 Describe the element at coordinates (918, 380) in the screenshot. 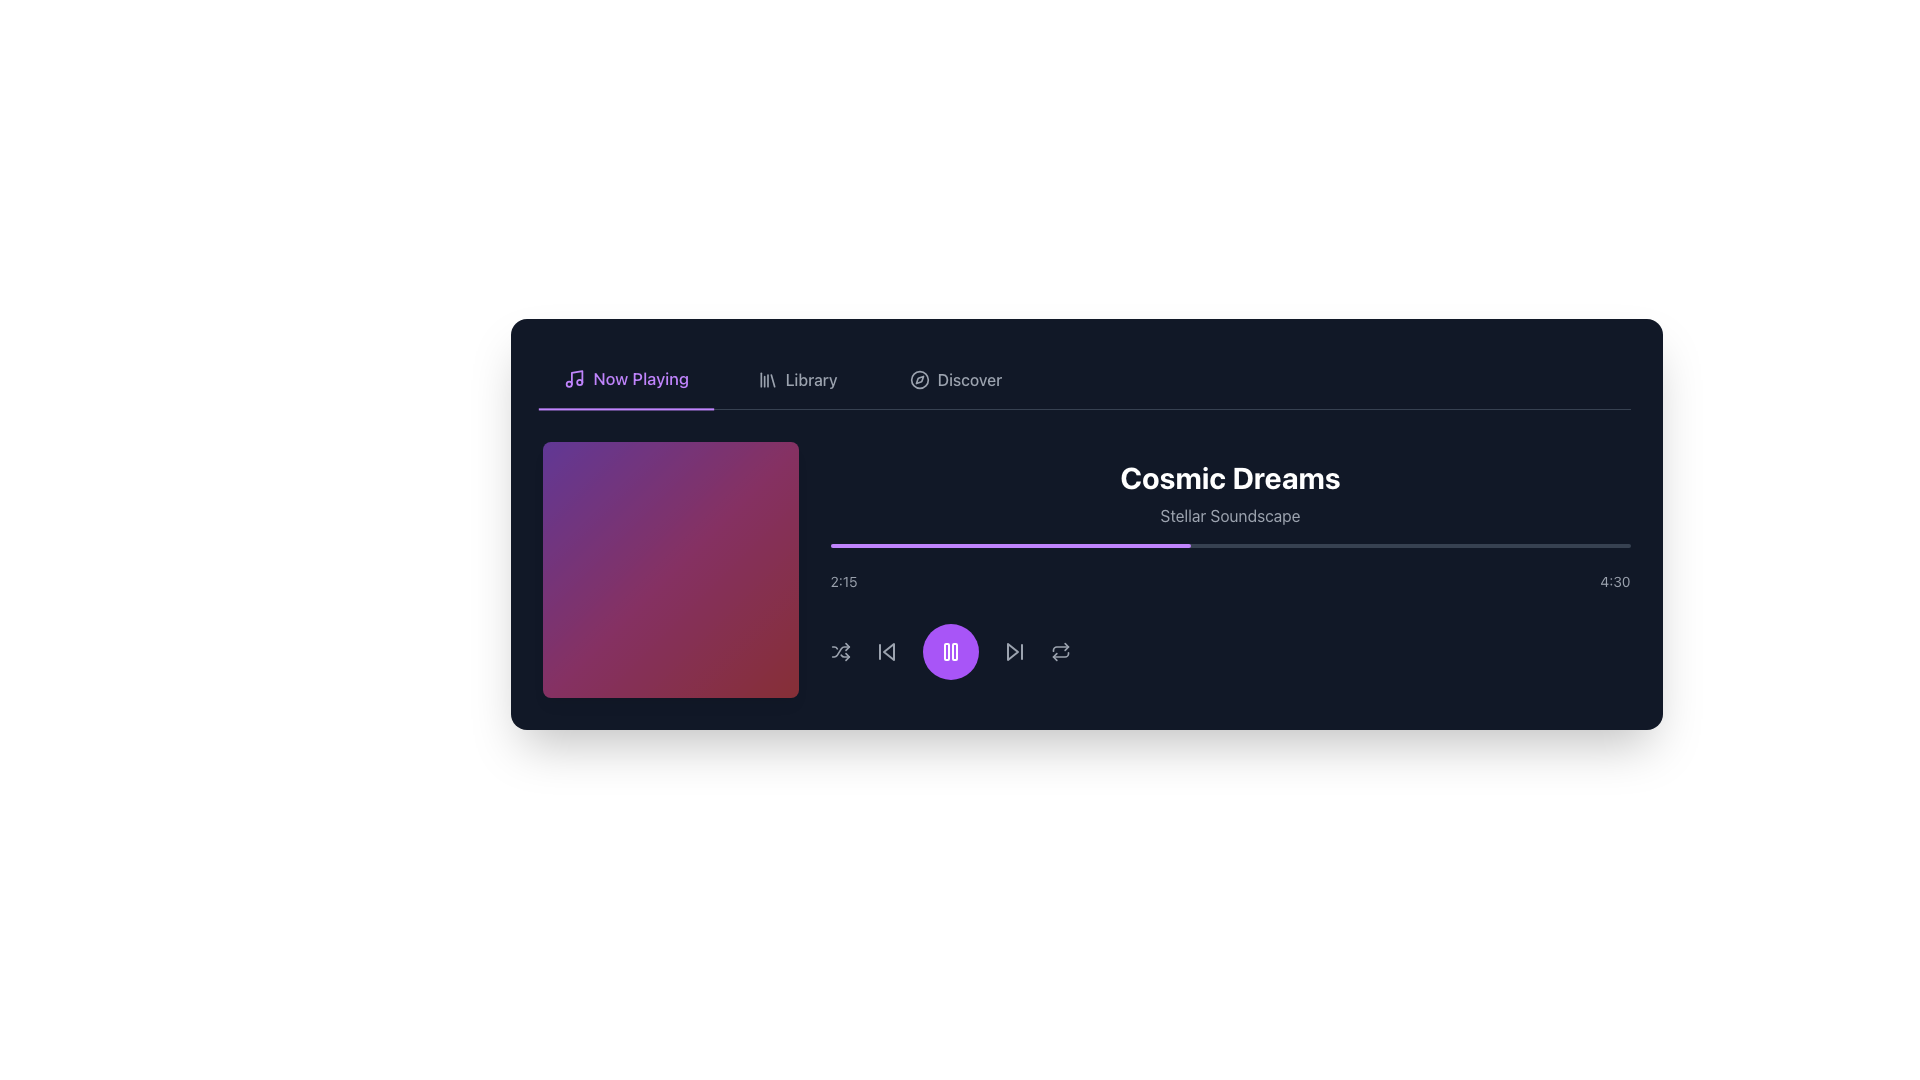

I see `the SVG Circle element that is part of the compass-like icon located in the top navigation bar, to the right of the 'Library' text, to interact with nearby features` at that location.